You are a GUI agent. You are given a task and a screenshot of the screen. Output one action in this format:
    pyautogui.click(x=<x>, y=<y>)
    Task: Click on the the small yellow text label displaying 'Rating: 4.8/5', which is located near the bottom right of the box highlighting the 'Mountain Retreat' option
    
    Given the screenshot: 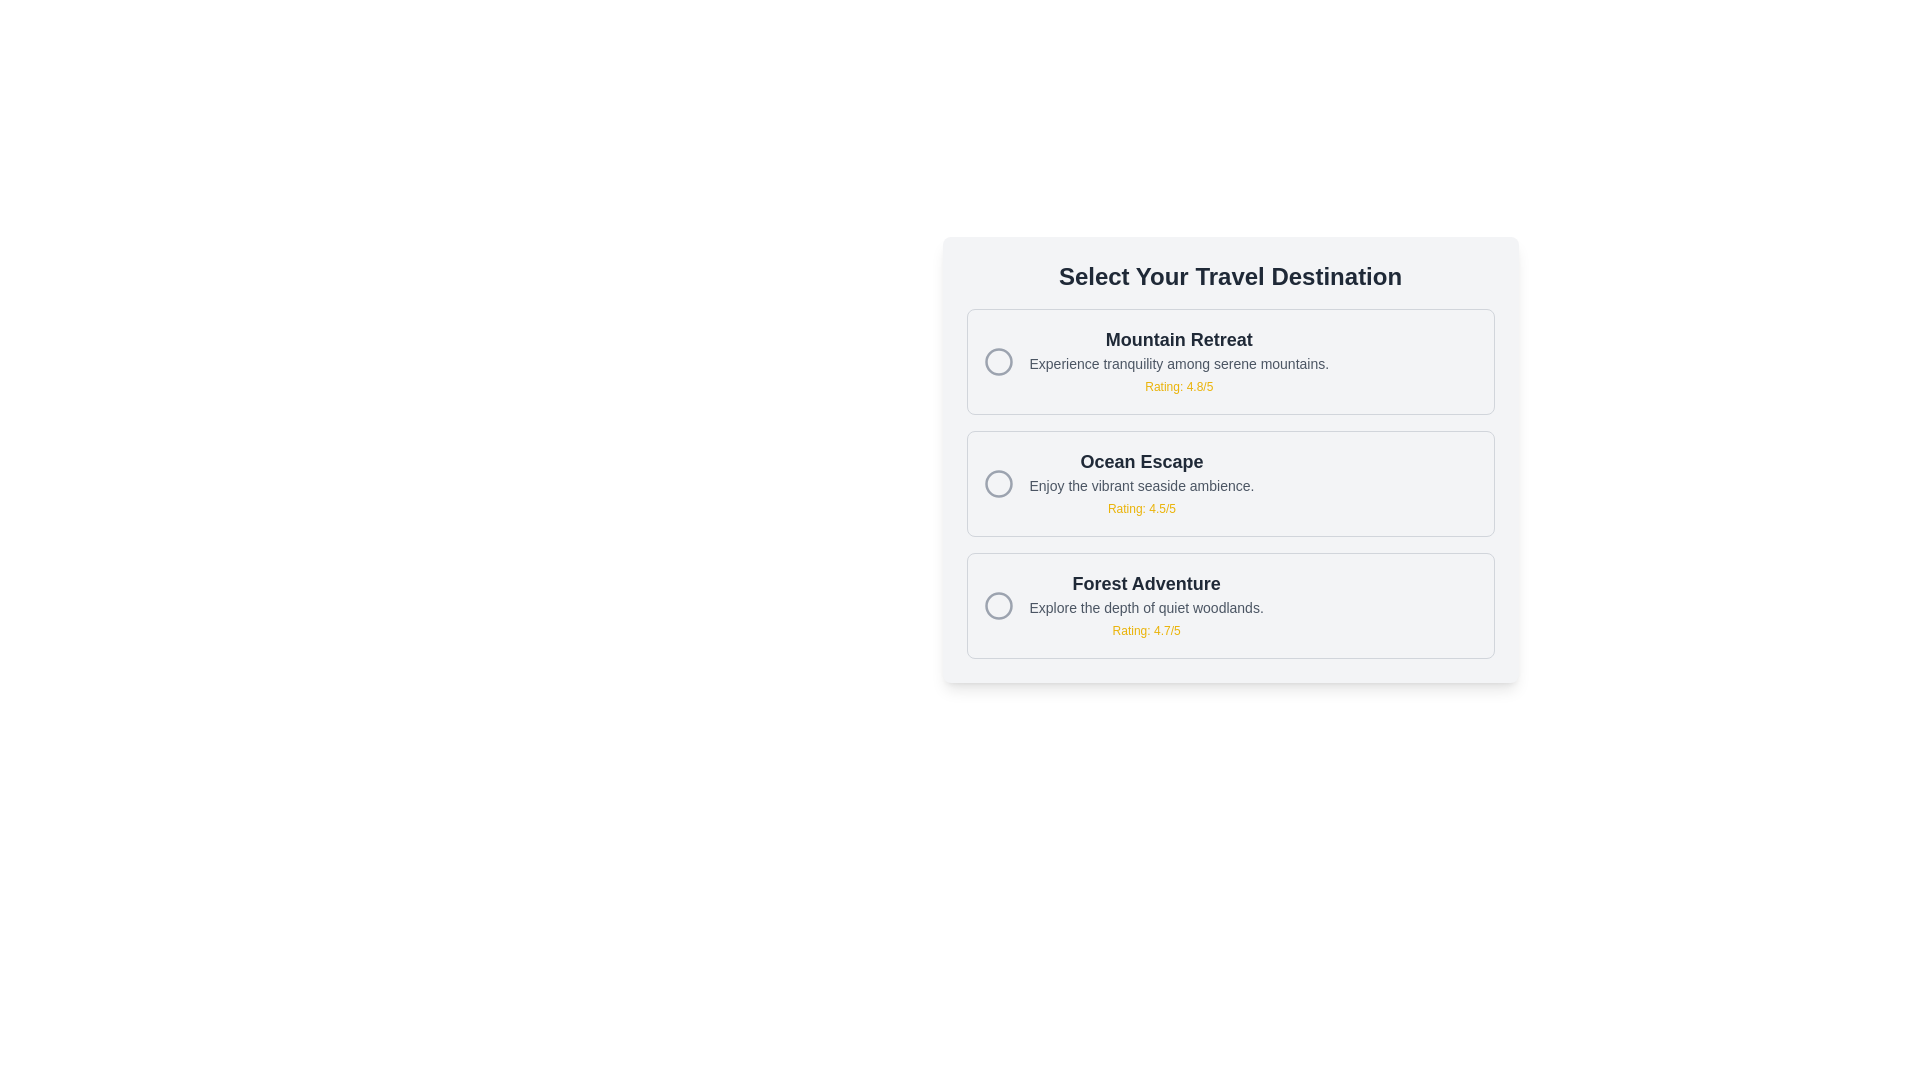 What is the action you would take?
    pyautogui.click(x=1179, y=386)
    